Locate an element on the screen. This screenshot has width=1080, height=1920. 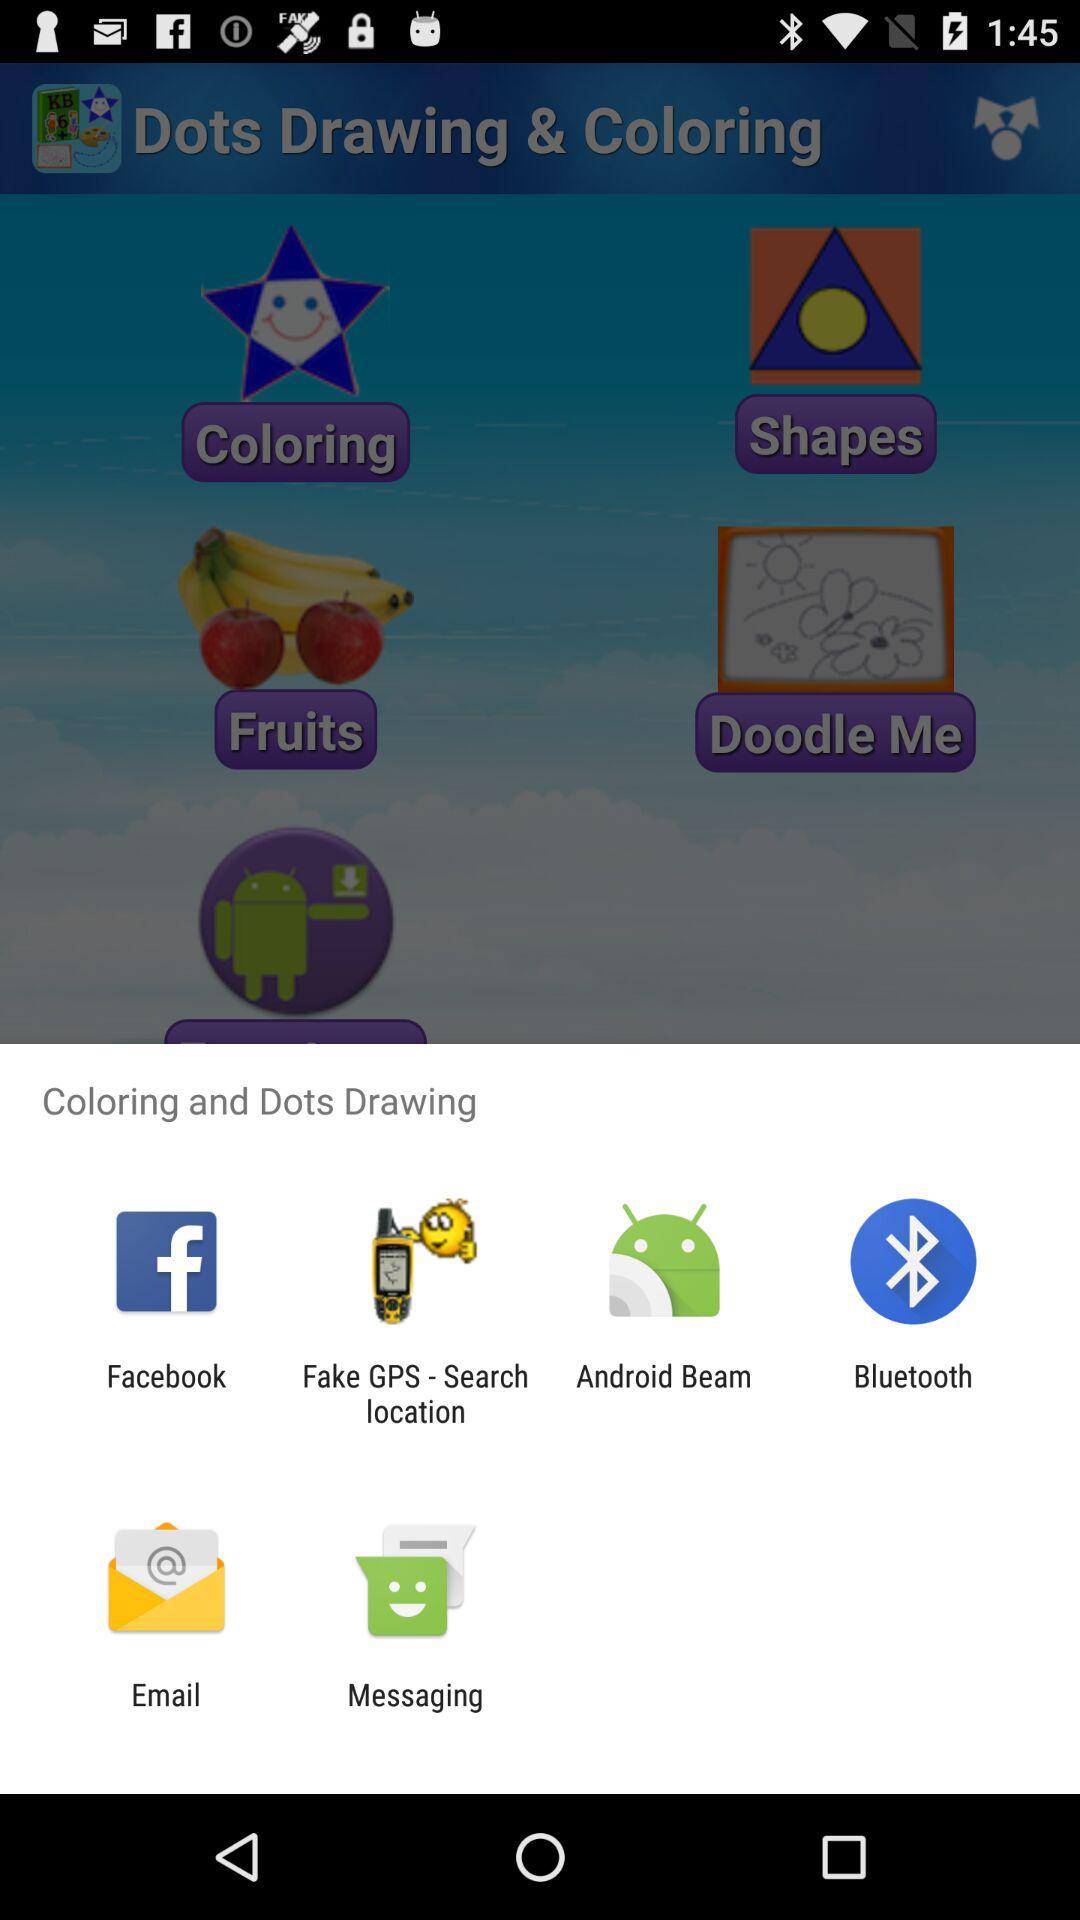
icon to the right of fake gps search icon is located at coordinates (664, 1392).